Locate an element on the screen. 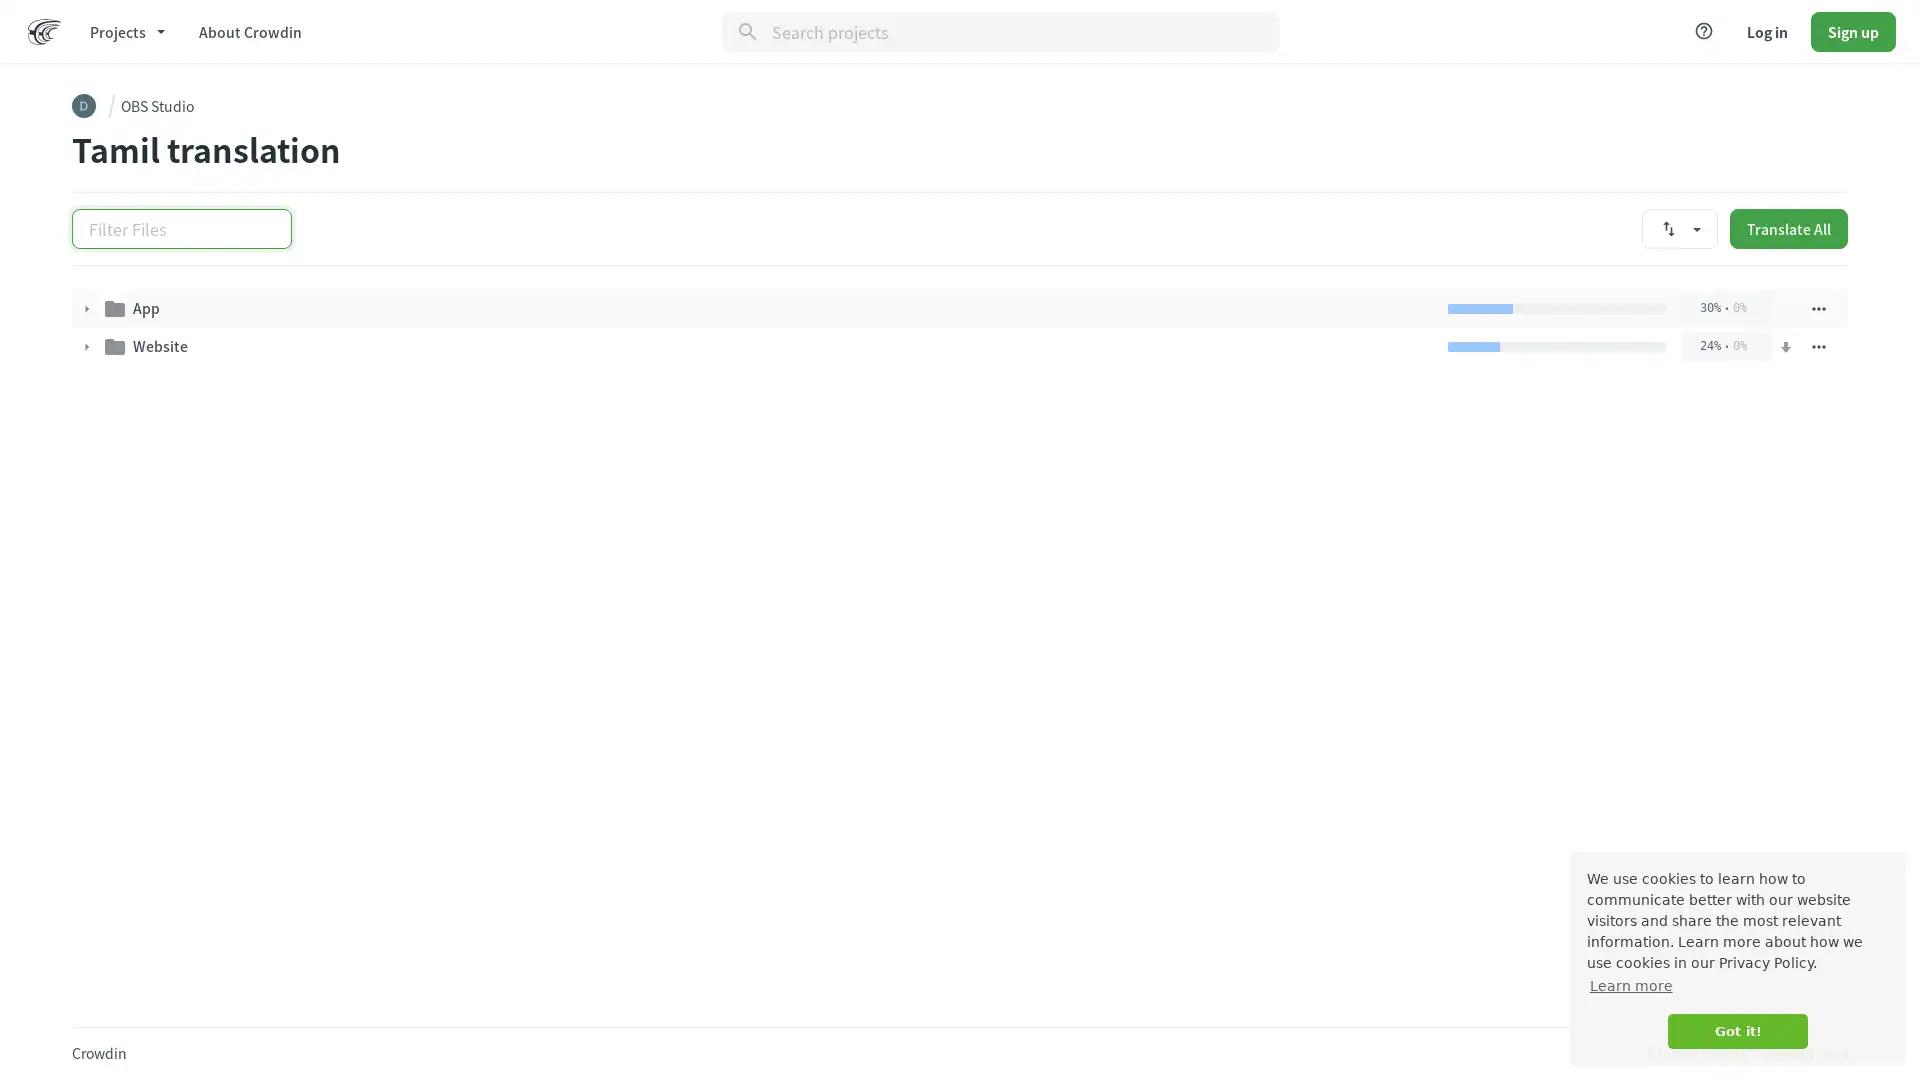 This screenshot has width=1920, height=1080. Projects is located at coordinates (125, 30).